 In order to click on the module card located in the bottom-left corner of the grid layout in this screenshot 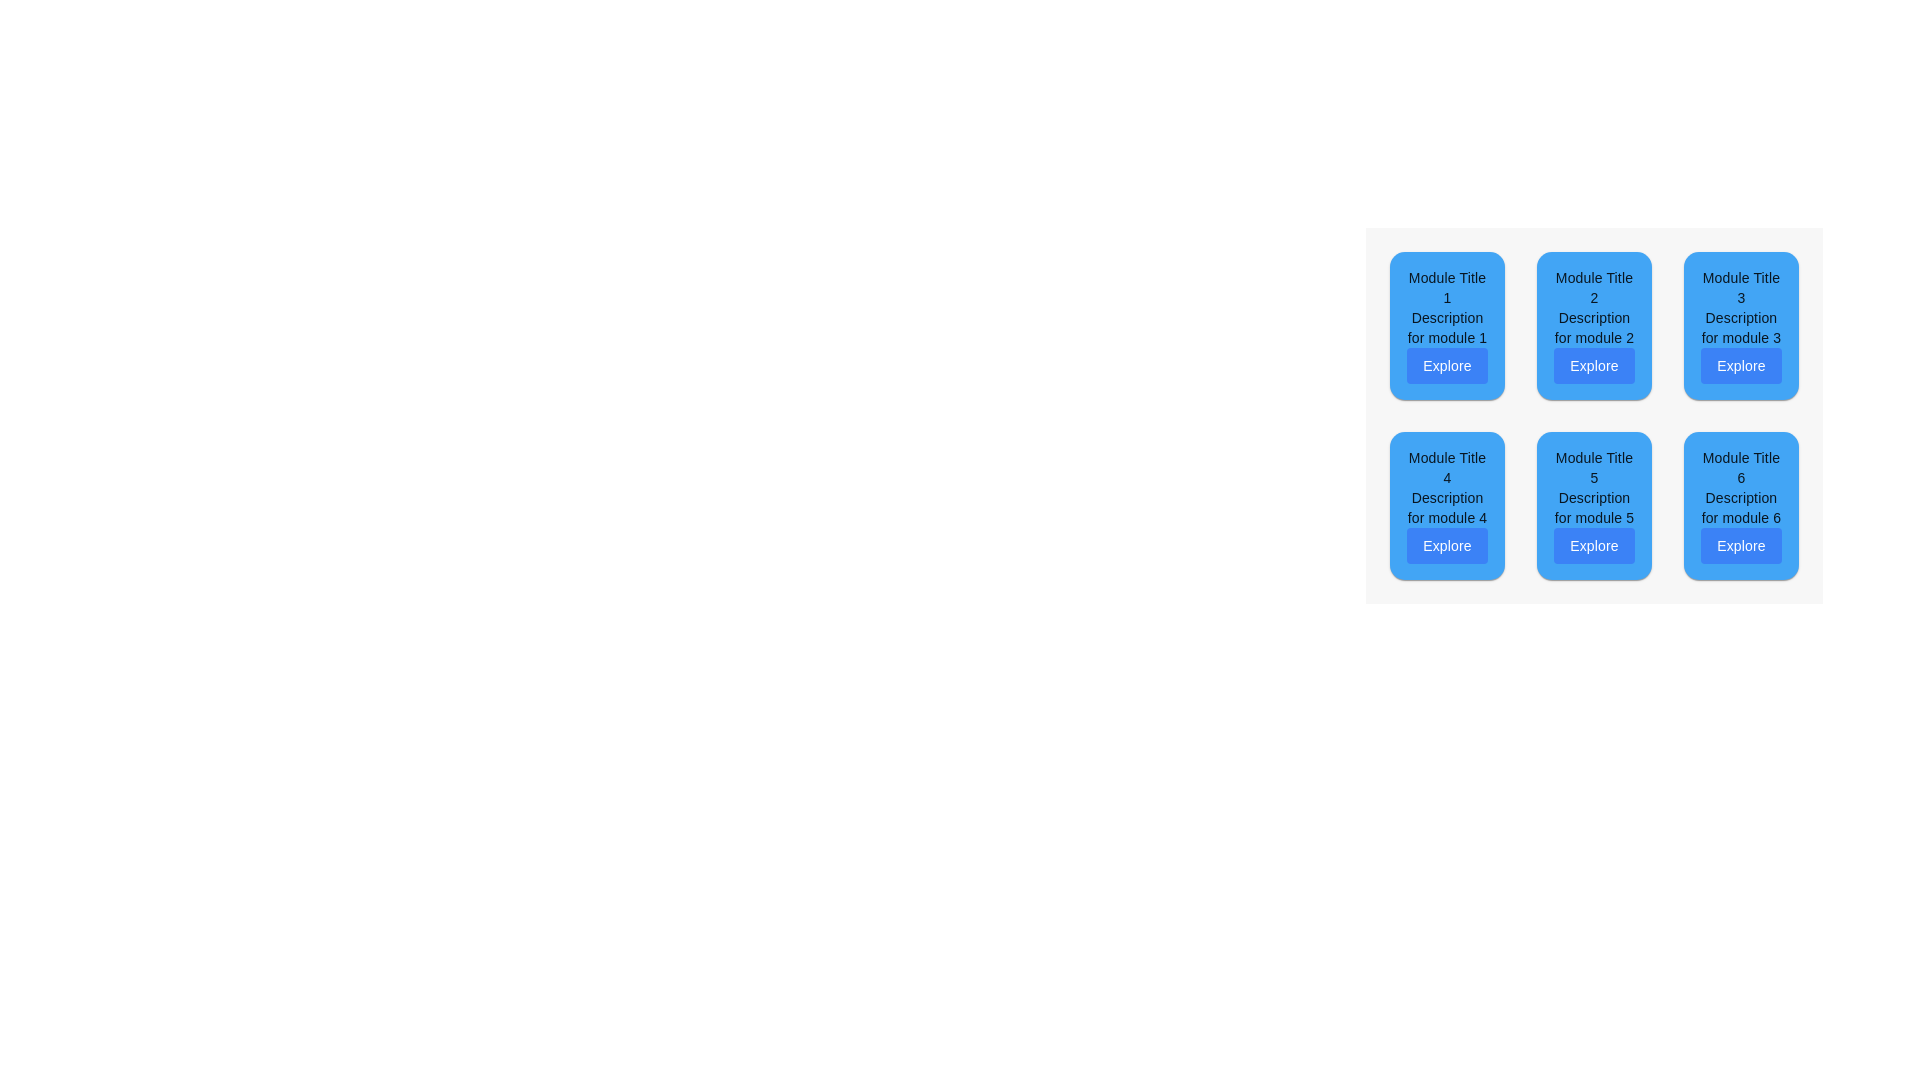, I will do `click(1430, 490)`.